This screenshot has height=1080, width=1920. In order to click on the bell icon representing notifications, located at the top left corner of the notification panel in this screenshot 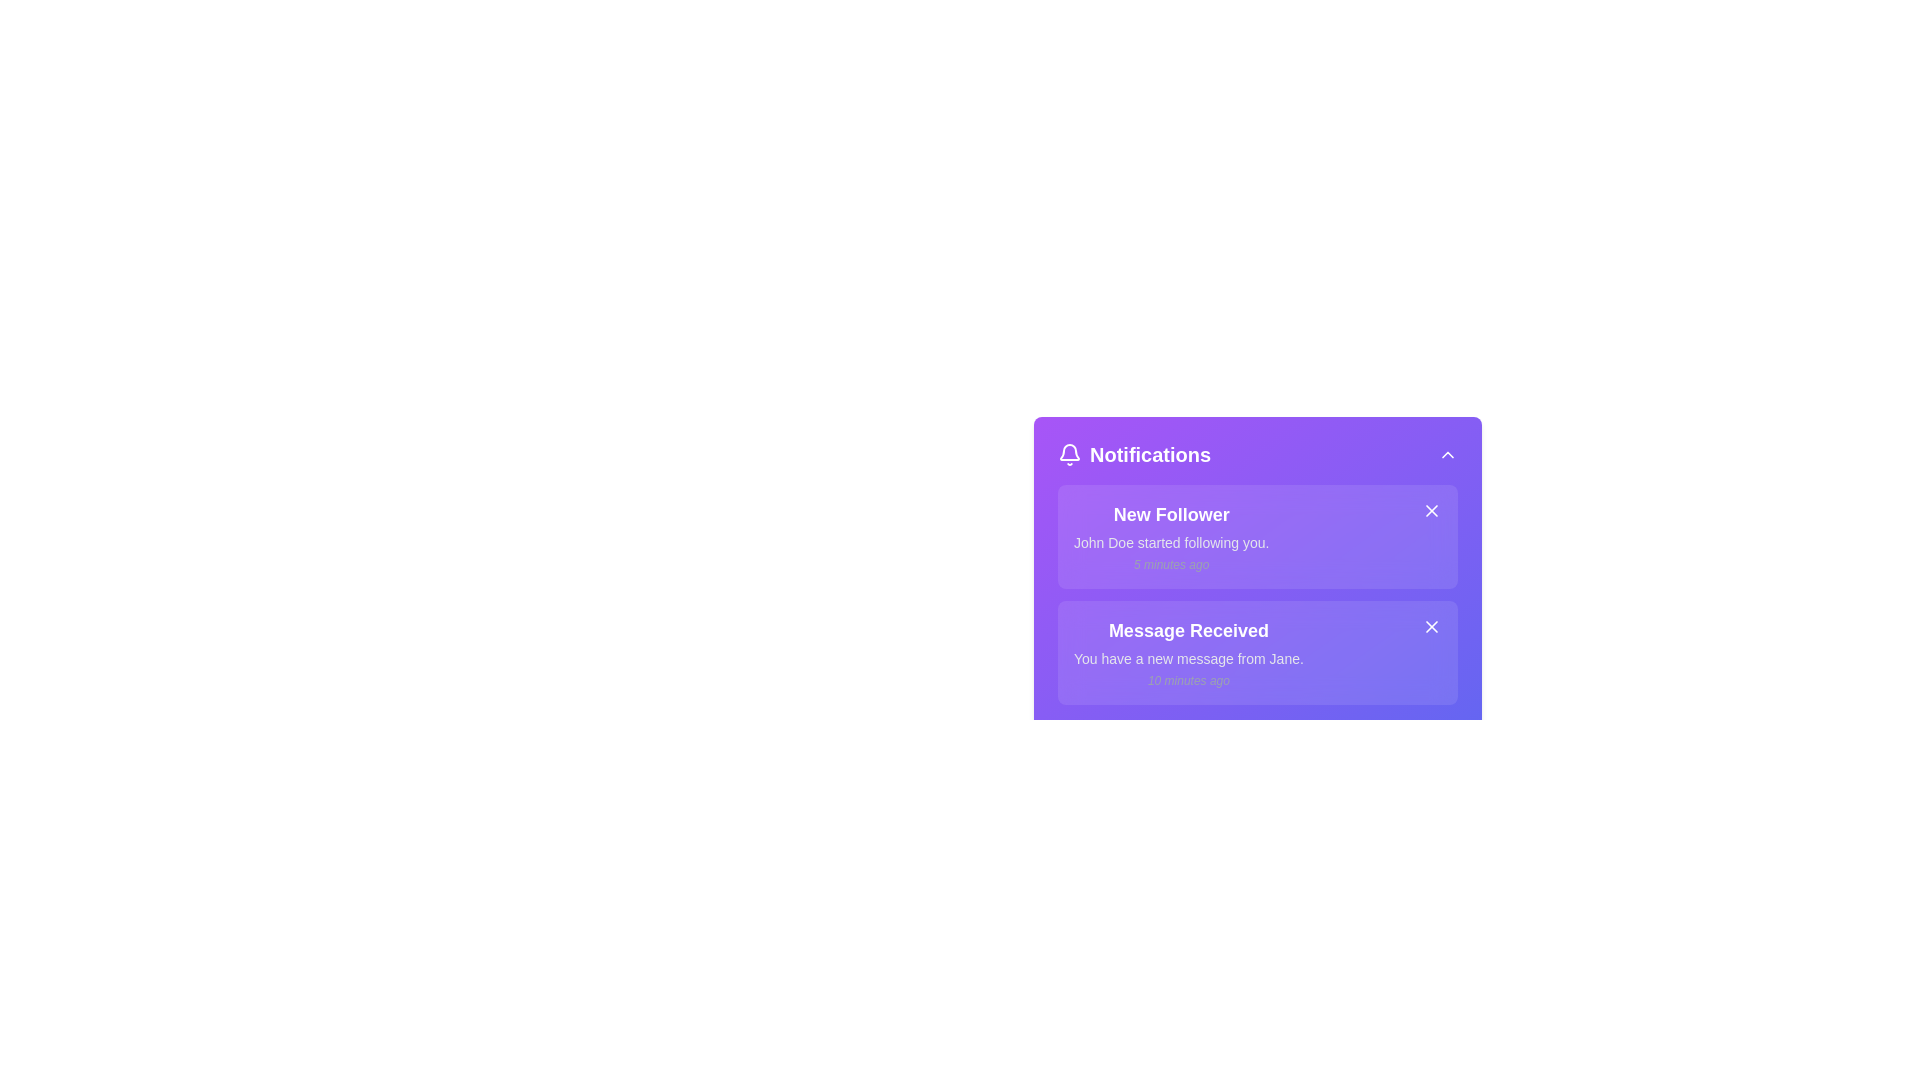, I will do `click(1069, 452)`.